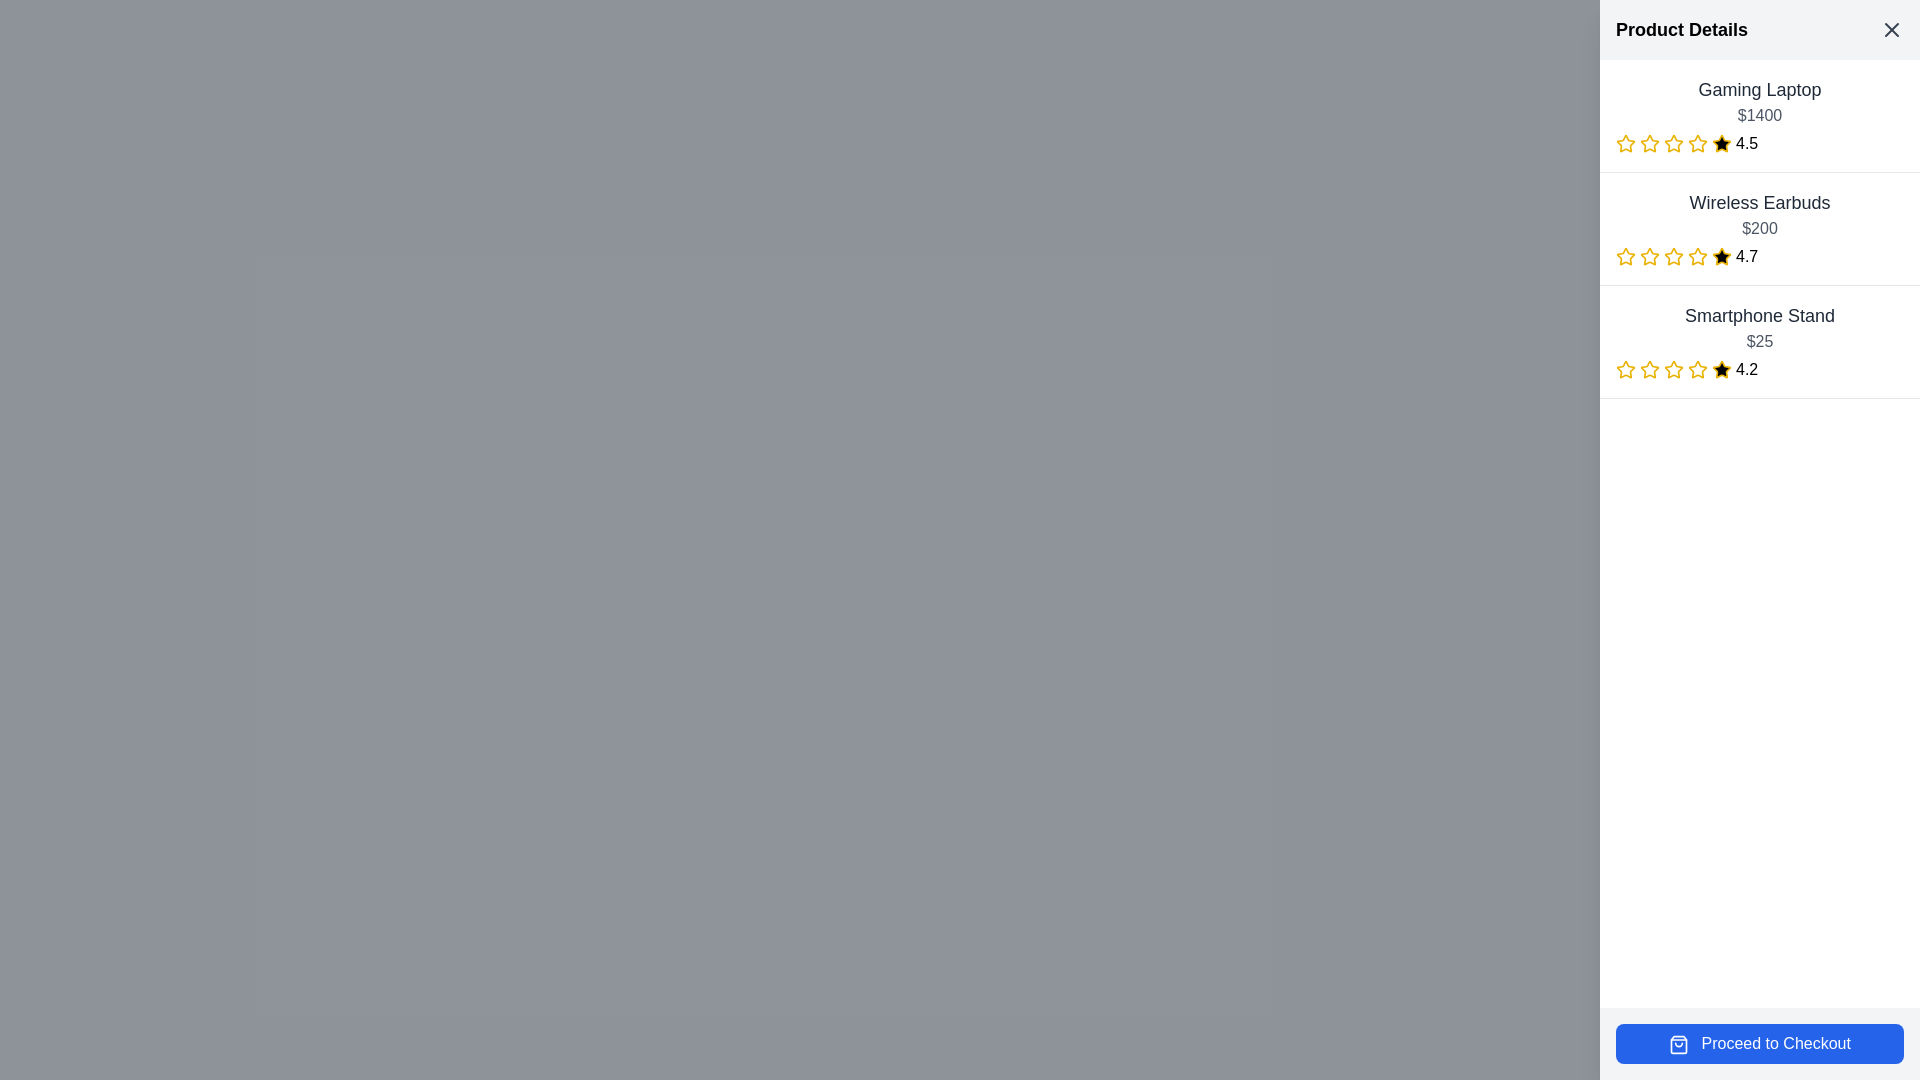  I want to click on the fourth star icon in the rating system for the 'Smartphone Stand' product located at the bottom of the 'Product Details' section in the right-hand panel, so click(1721, 369).